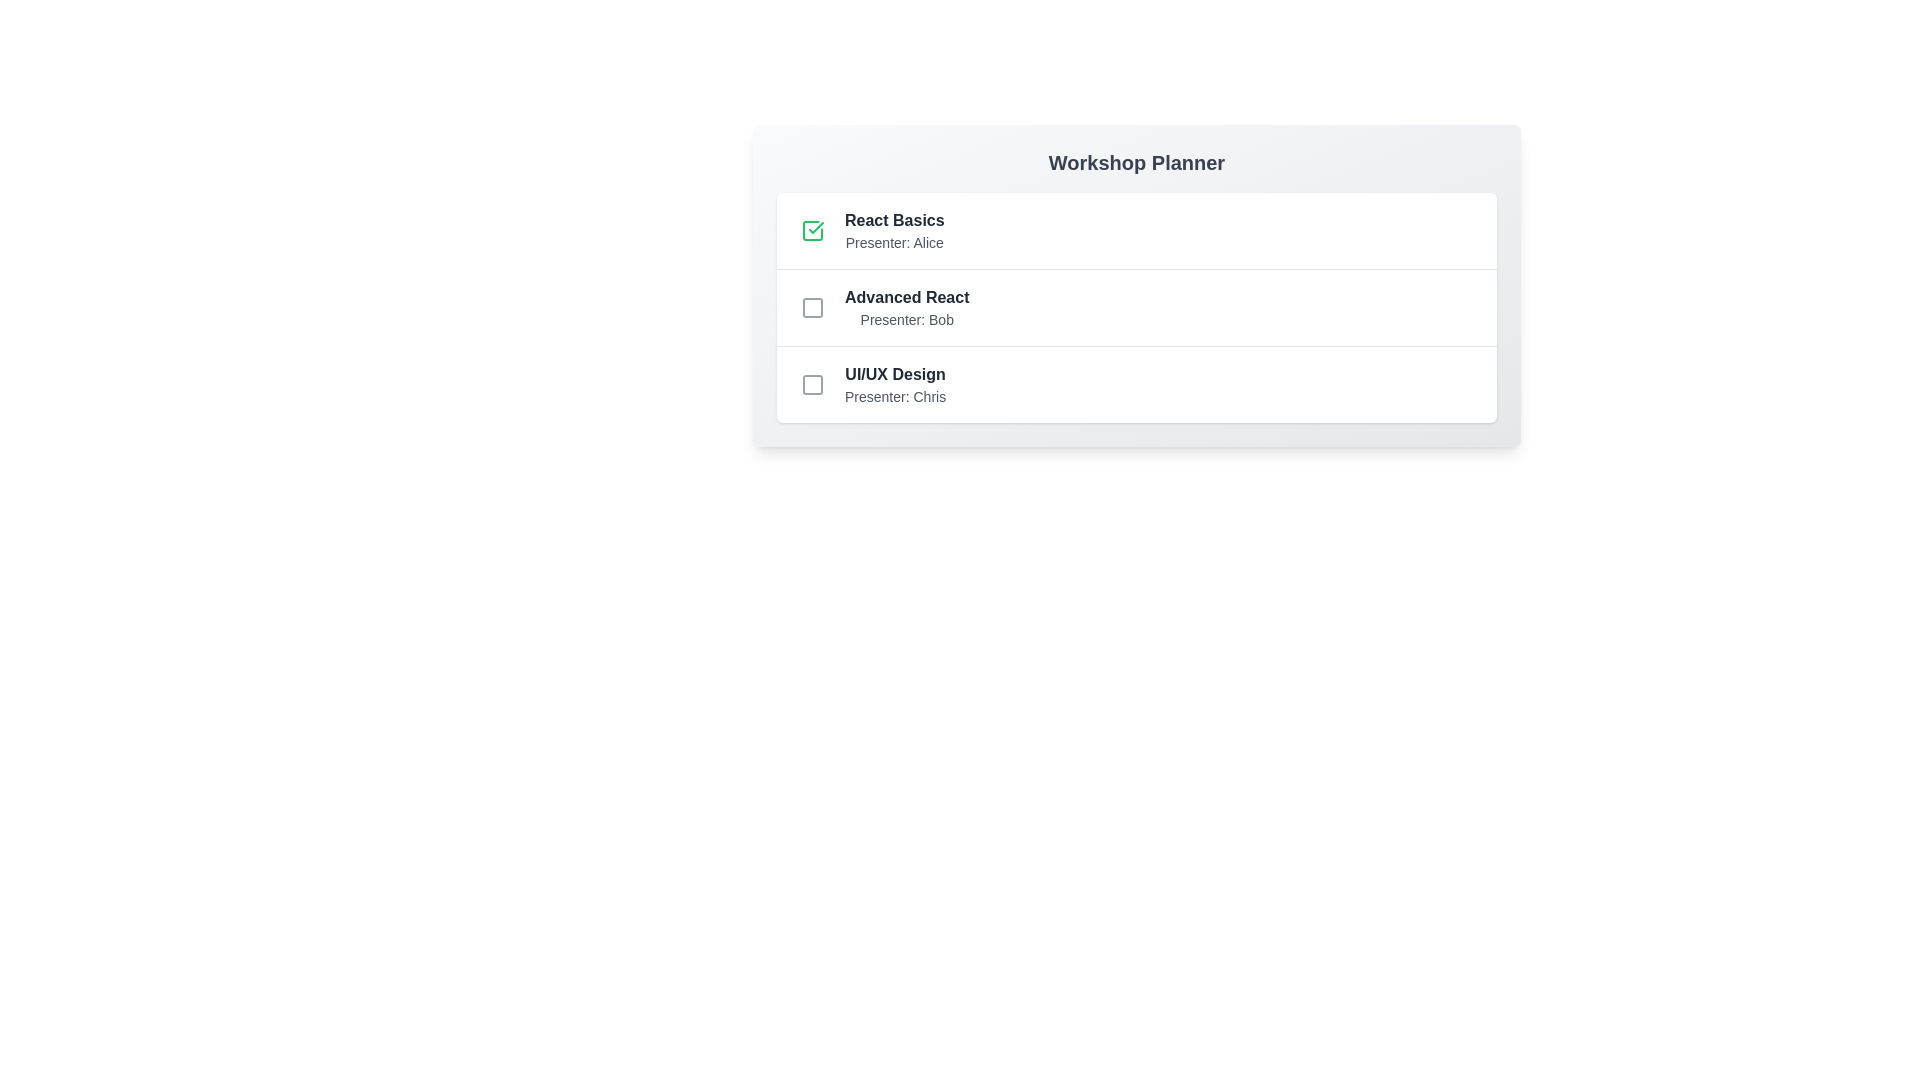 Image resolution: width=1920 pixels, height=1080 pixels. Describe the element at coordinates (812, 230) in the screenshot. I see `the session identified by React Basics` at that location.